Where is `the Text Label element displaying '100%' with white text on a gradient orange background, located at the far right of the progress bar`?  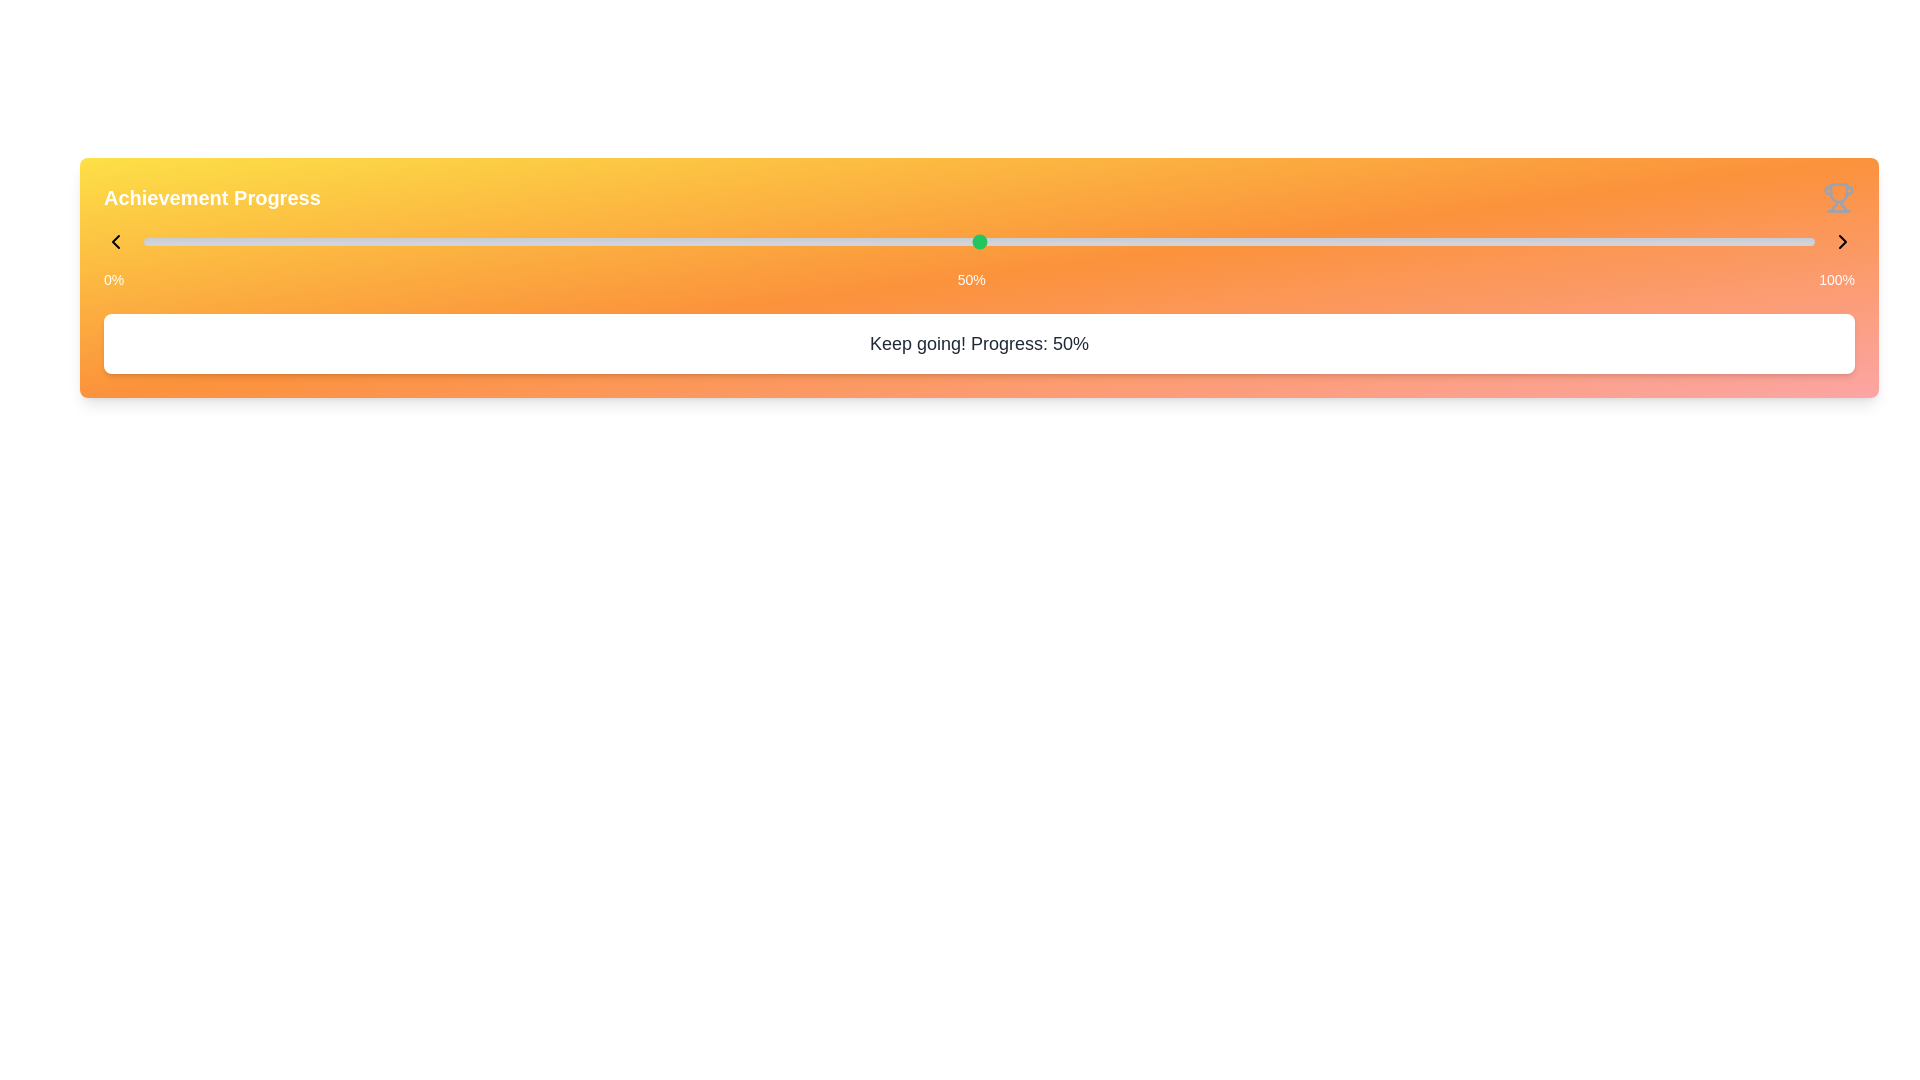 the Text Label element displaying '100%' with white text on a gradient orange background, located at the far right of the progress bar is located at coordinates (1837, 280).